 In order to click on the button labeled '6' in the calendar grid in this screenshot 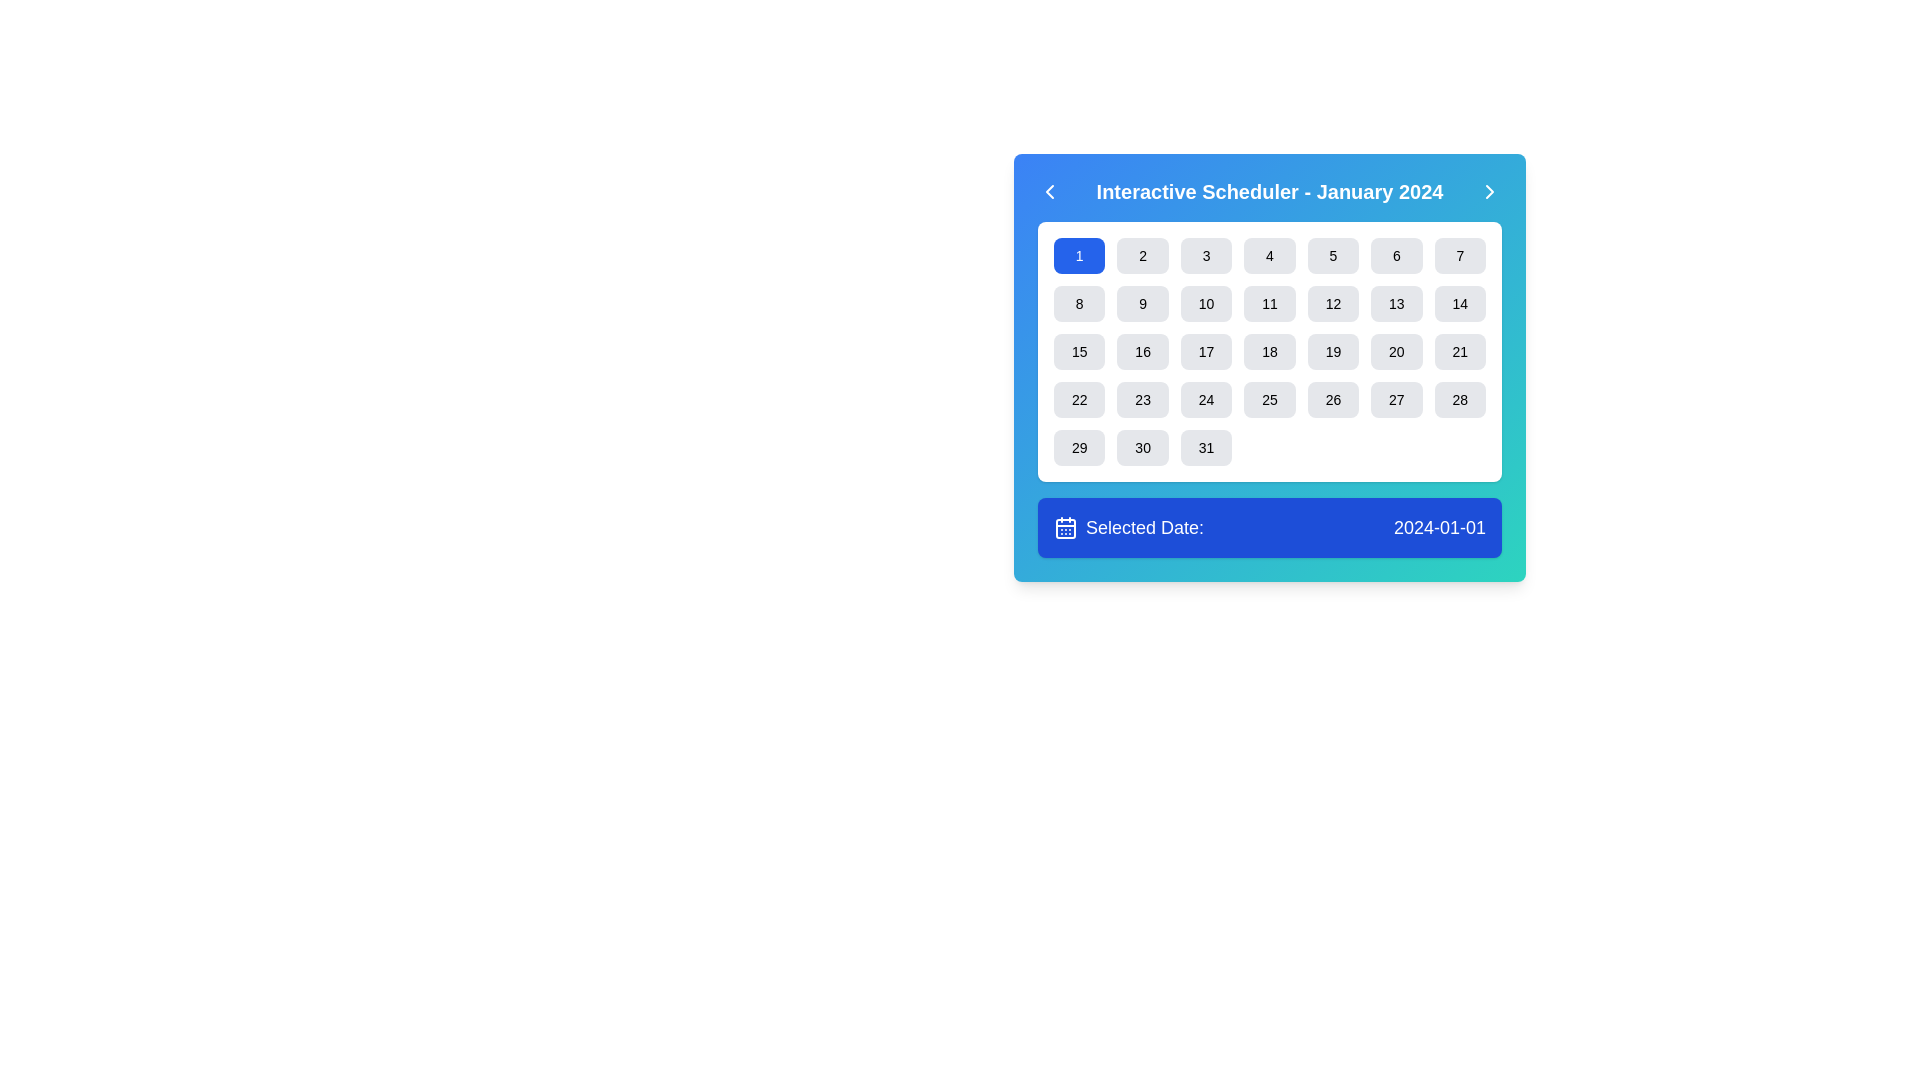, I will do `click(1395, 254)`.